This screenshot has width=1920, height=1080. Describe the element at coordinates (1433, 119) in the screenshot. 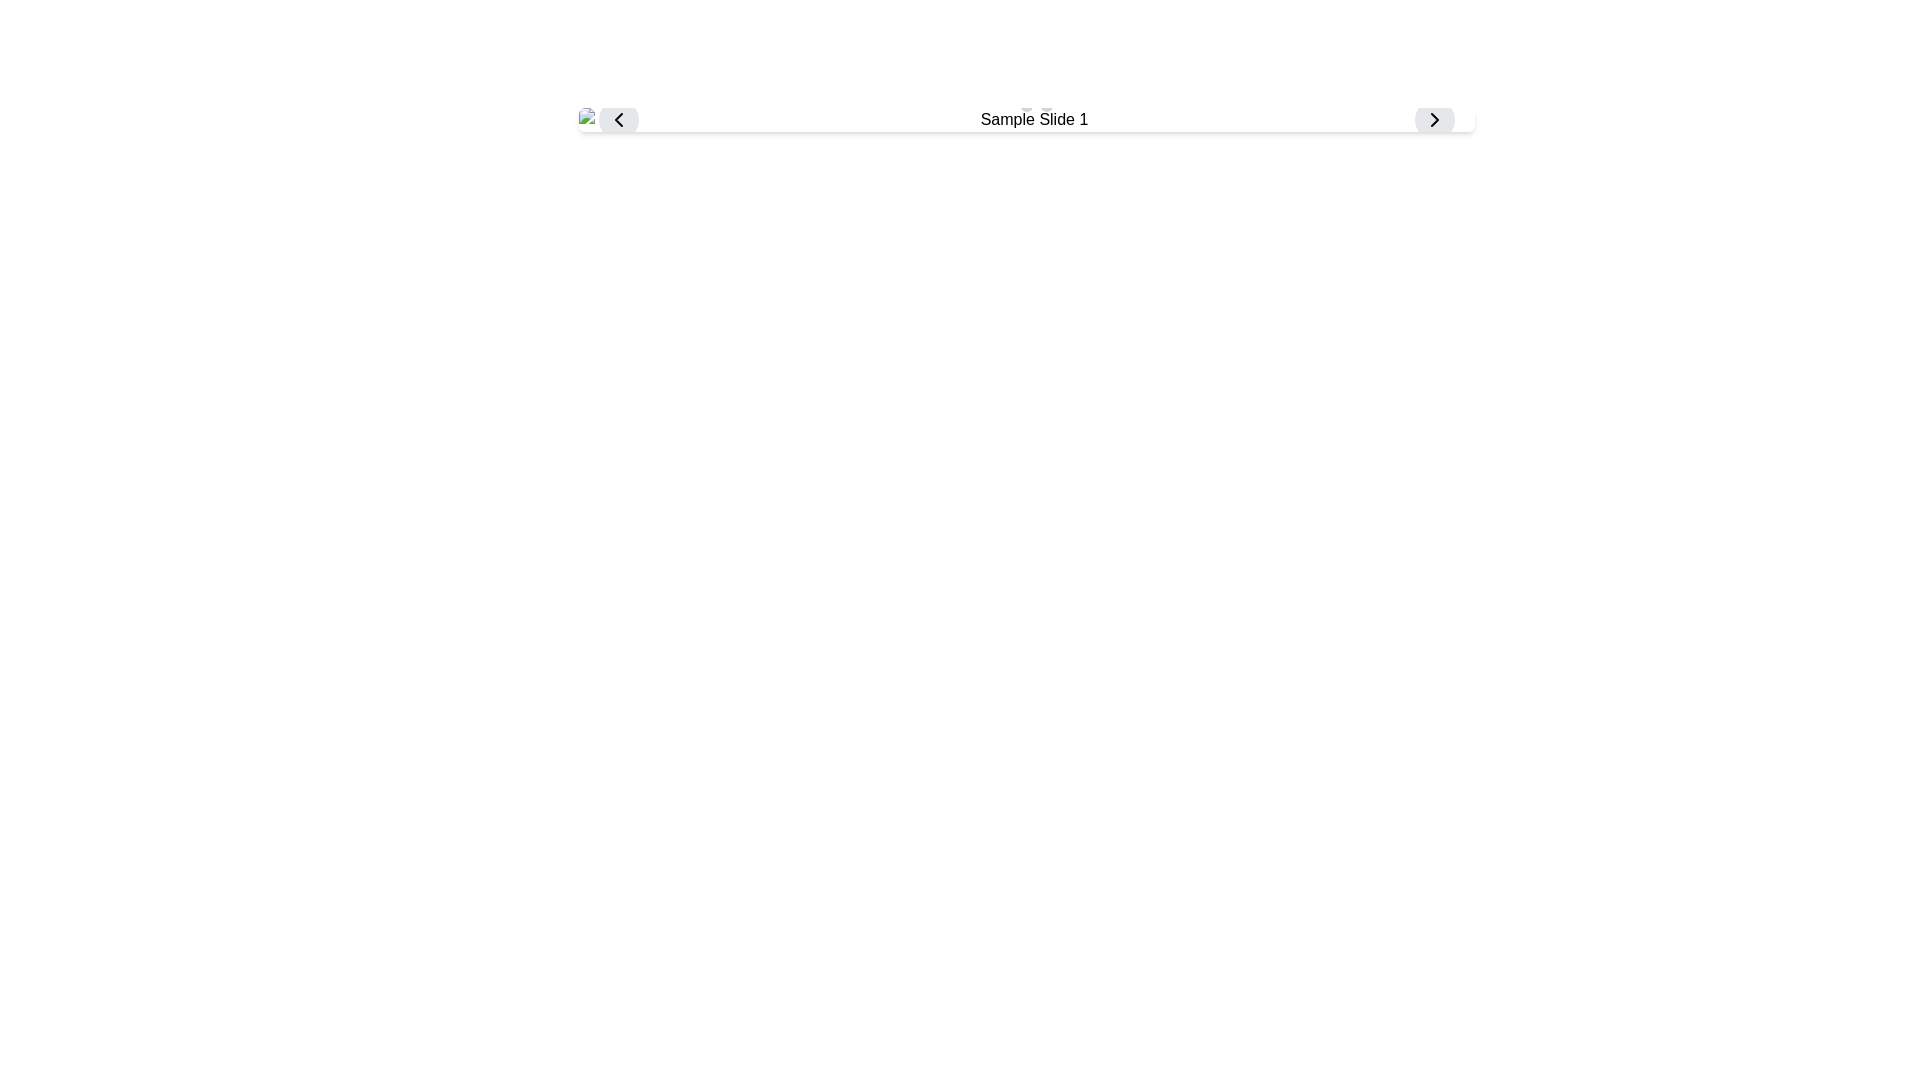

I see `the forward arrow icon located in the rightmost section of the top navigation bar` at that location.